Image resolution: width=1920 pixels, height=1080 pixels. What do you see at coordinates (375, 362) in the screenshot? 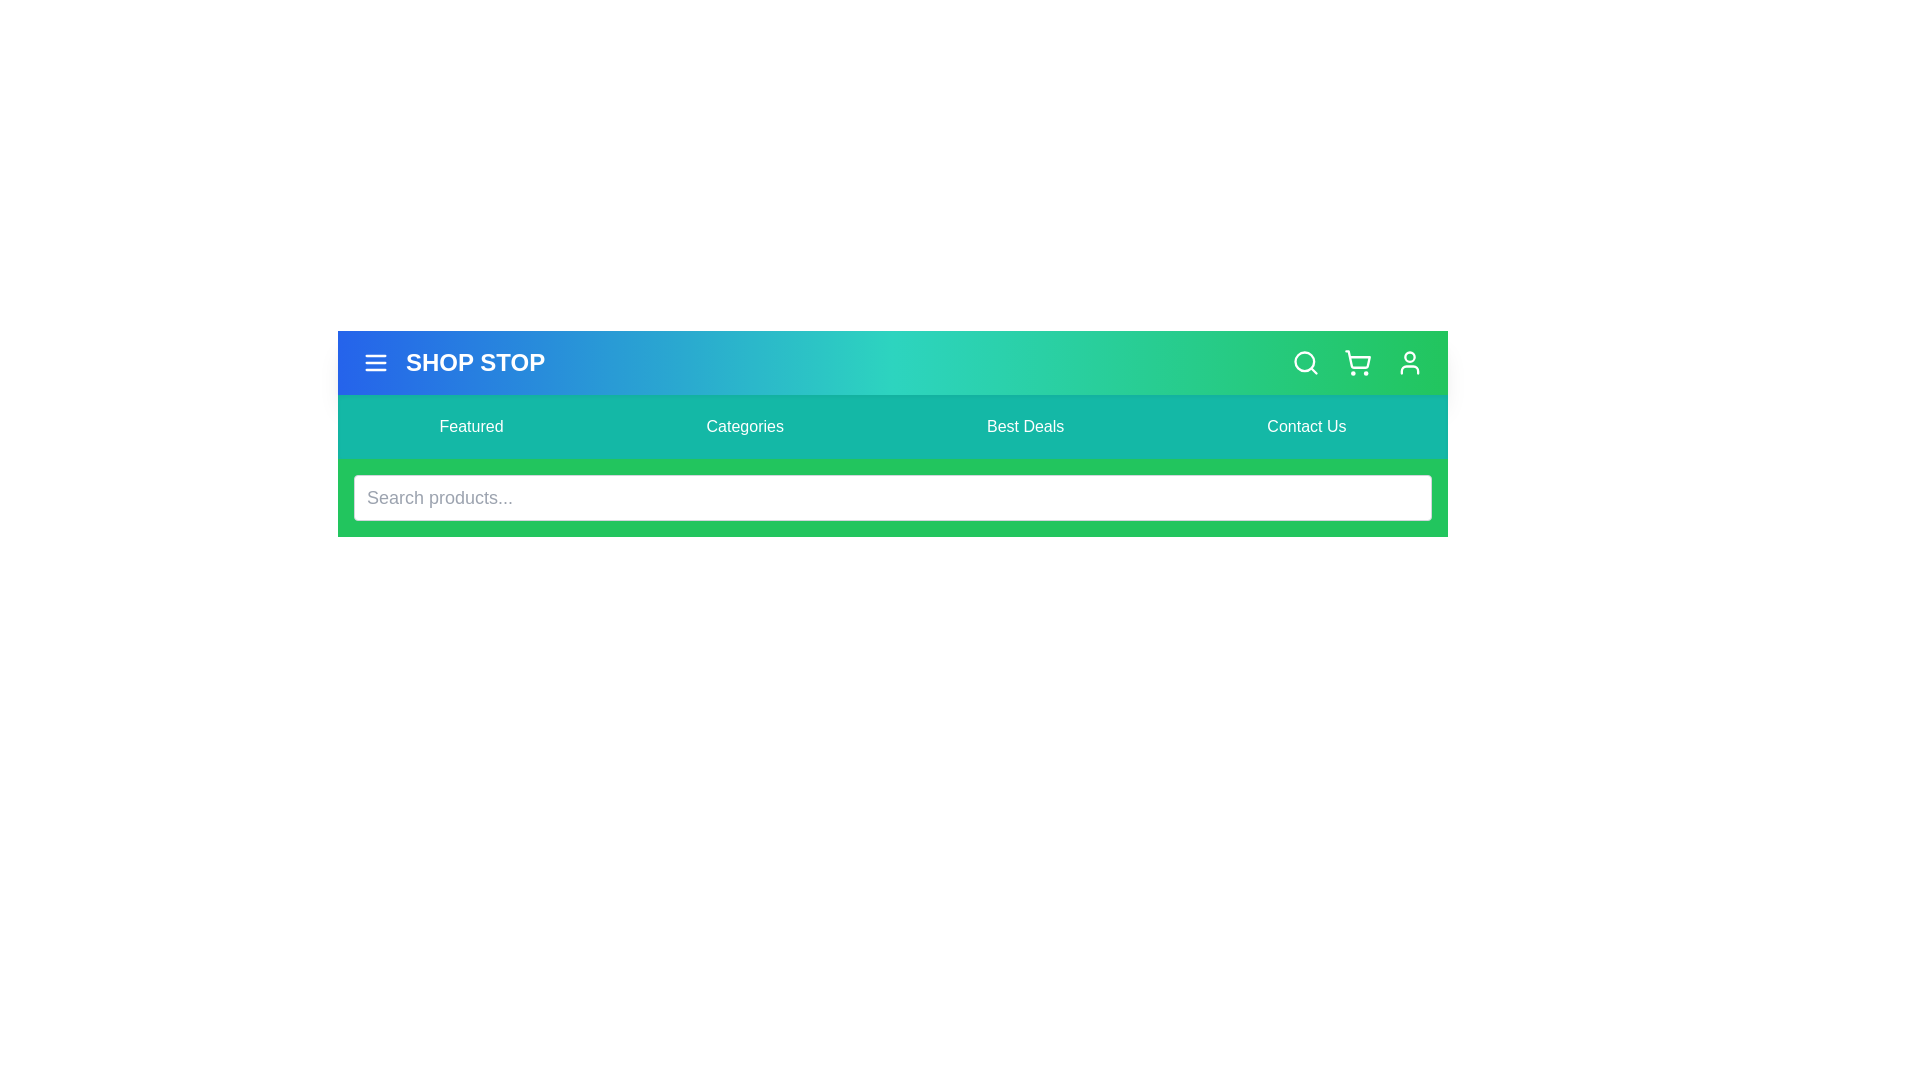
I see `menu button to toggle the menu visibility` at bounding box center [375, 362].